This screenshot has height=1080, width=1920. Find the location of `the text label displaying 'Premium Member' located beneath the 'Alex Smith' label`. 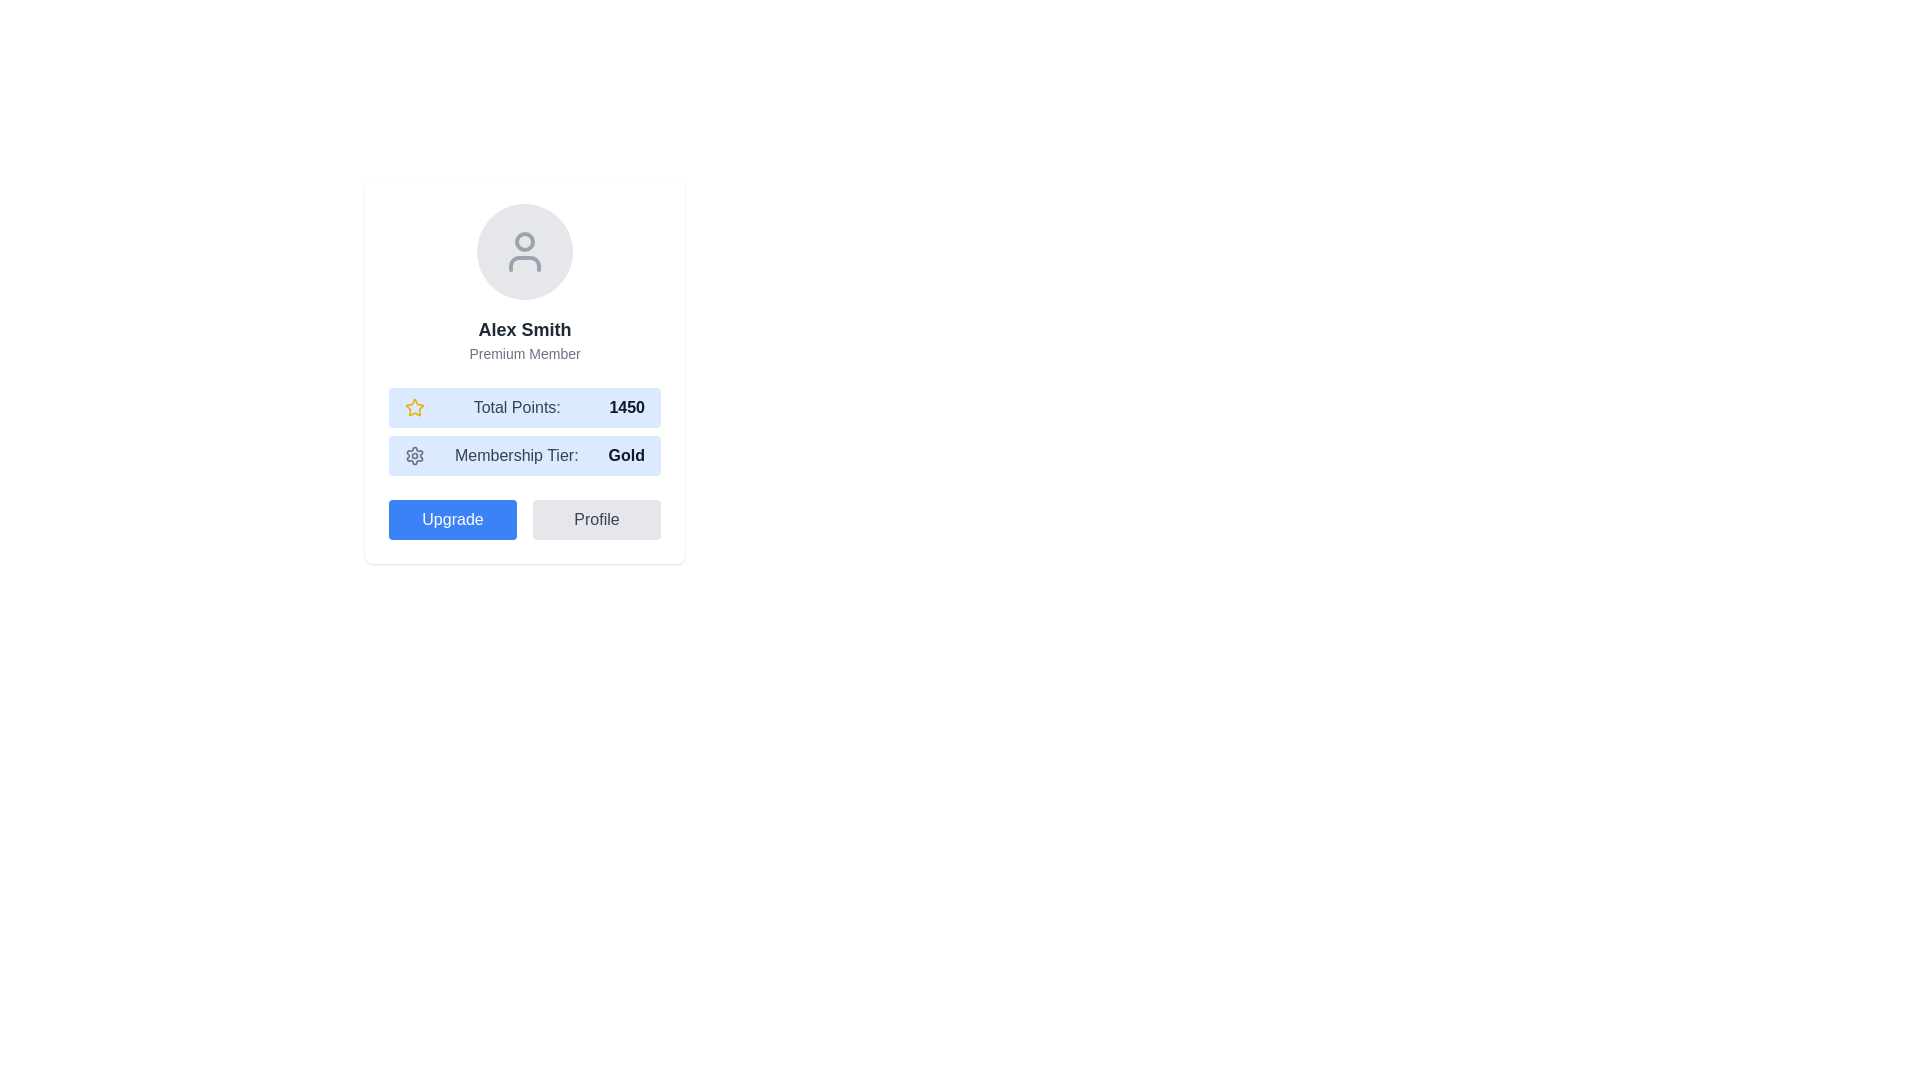

the text label displaying 'Premium Member' located beneath the 'Alex Smith' label is located at coordinates (524, 353).